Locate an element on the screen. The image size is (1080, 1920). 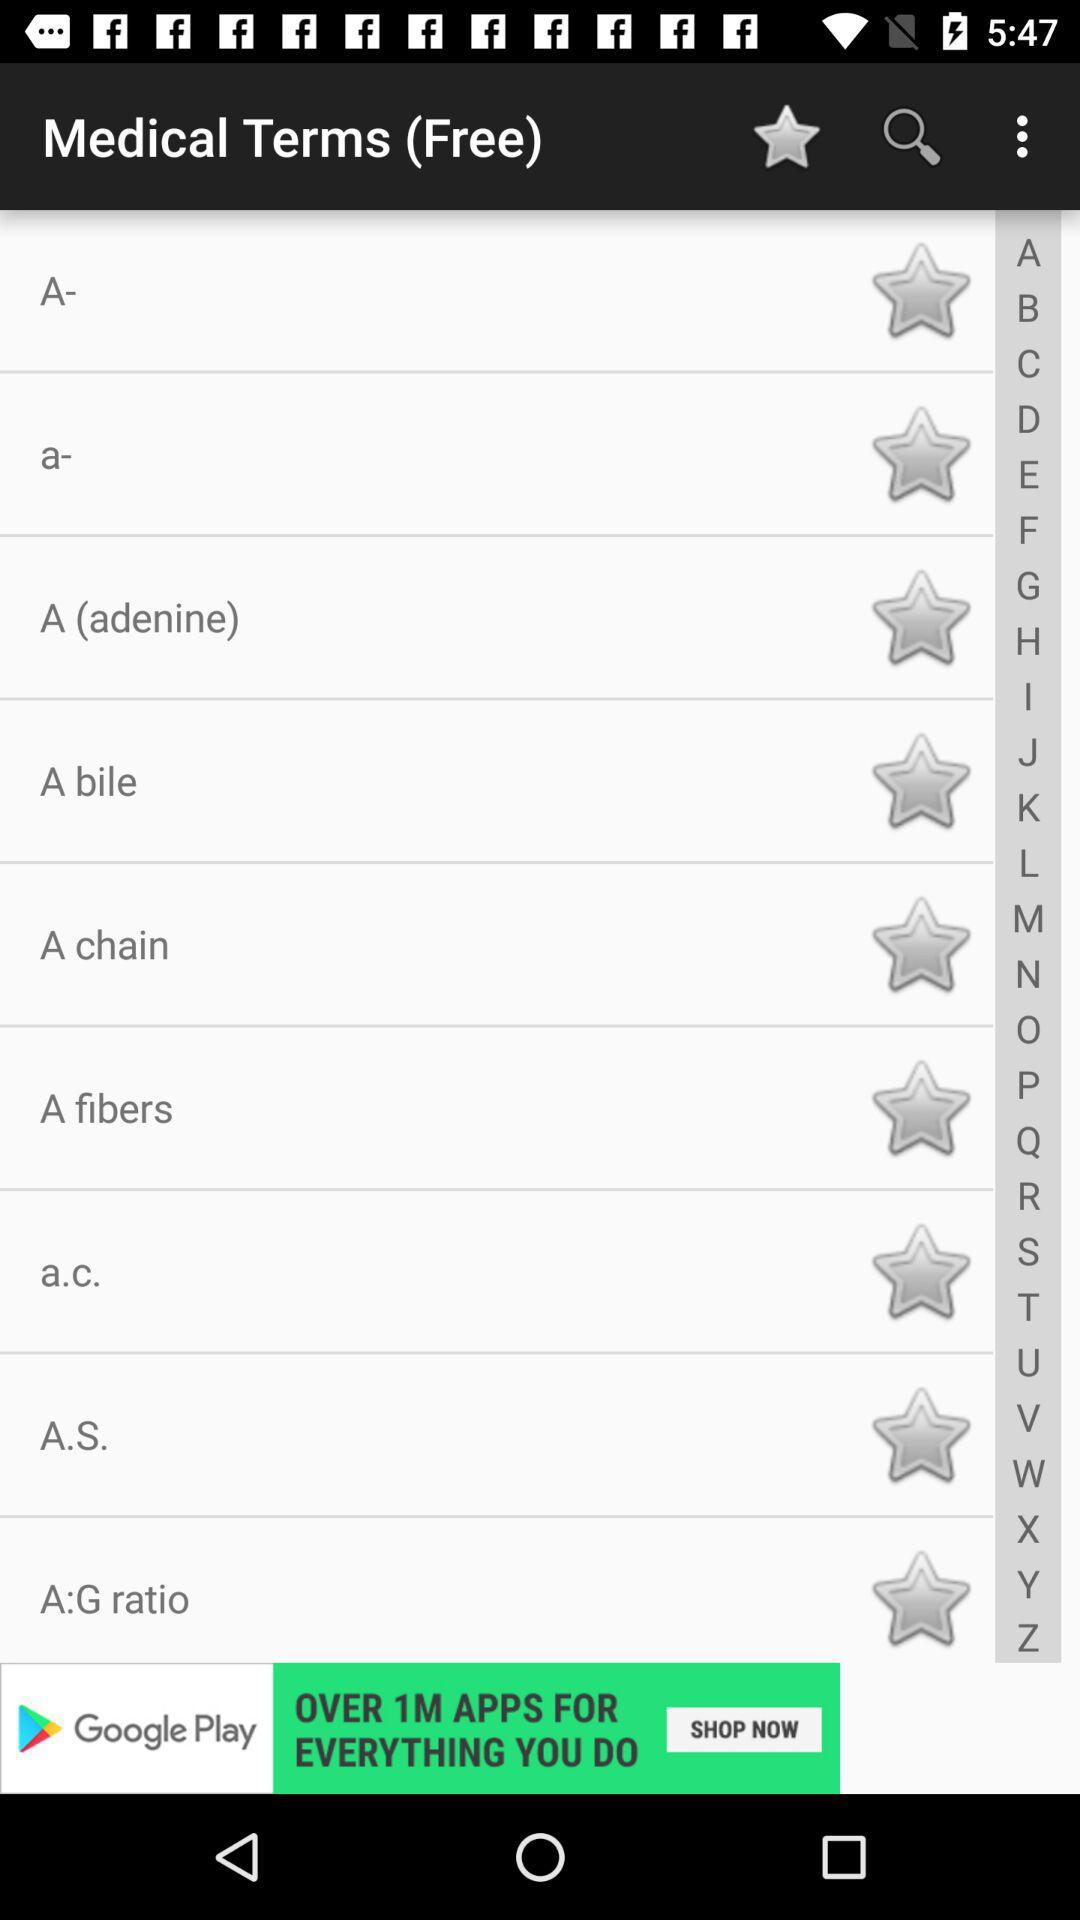
chose as favorite is located at coordinates (920, 616).